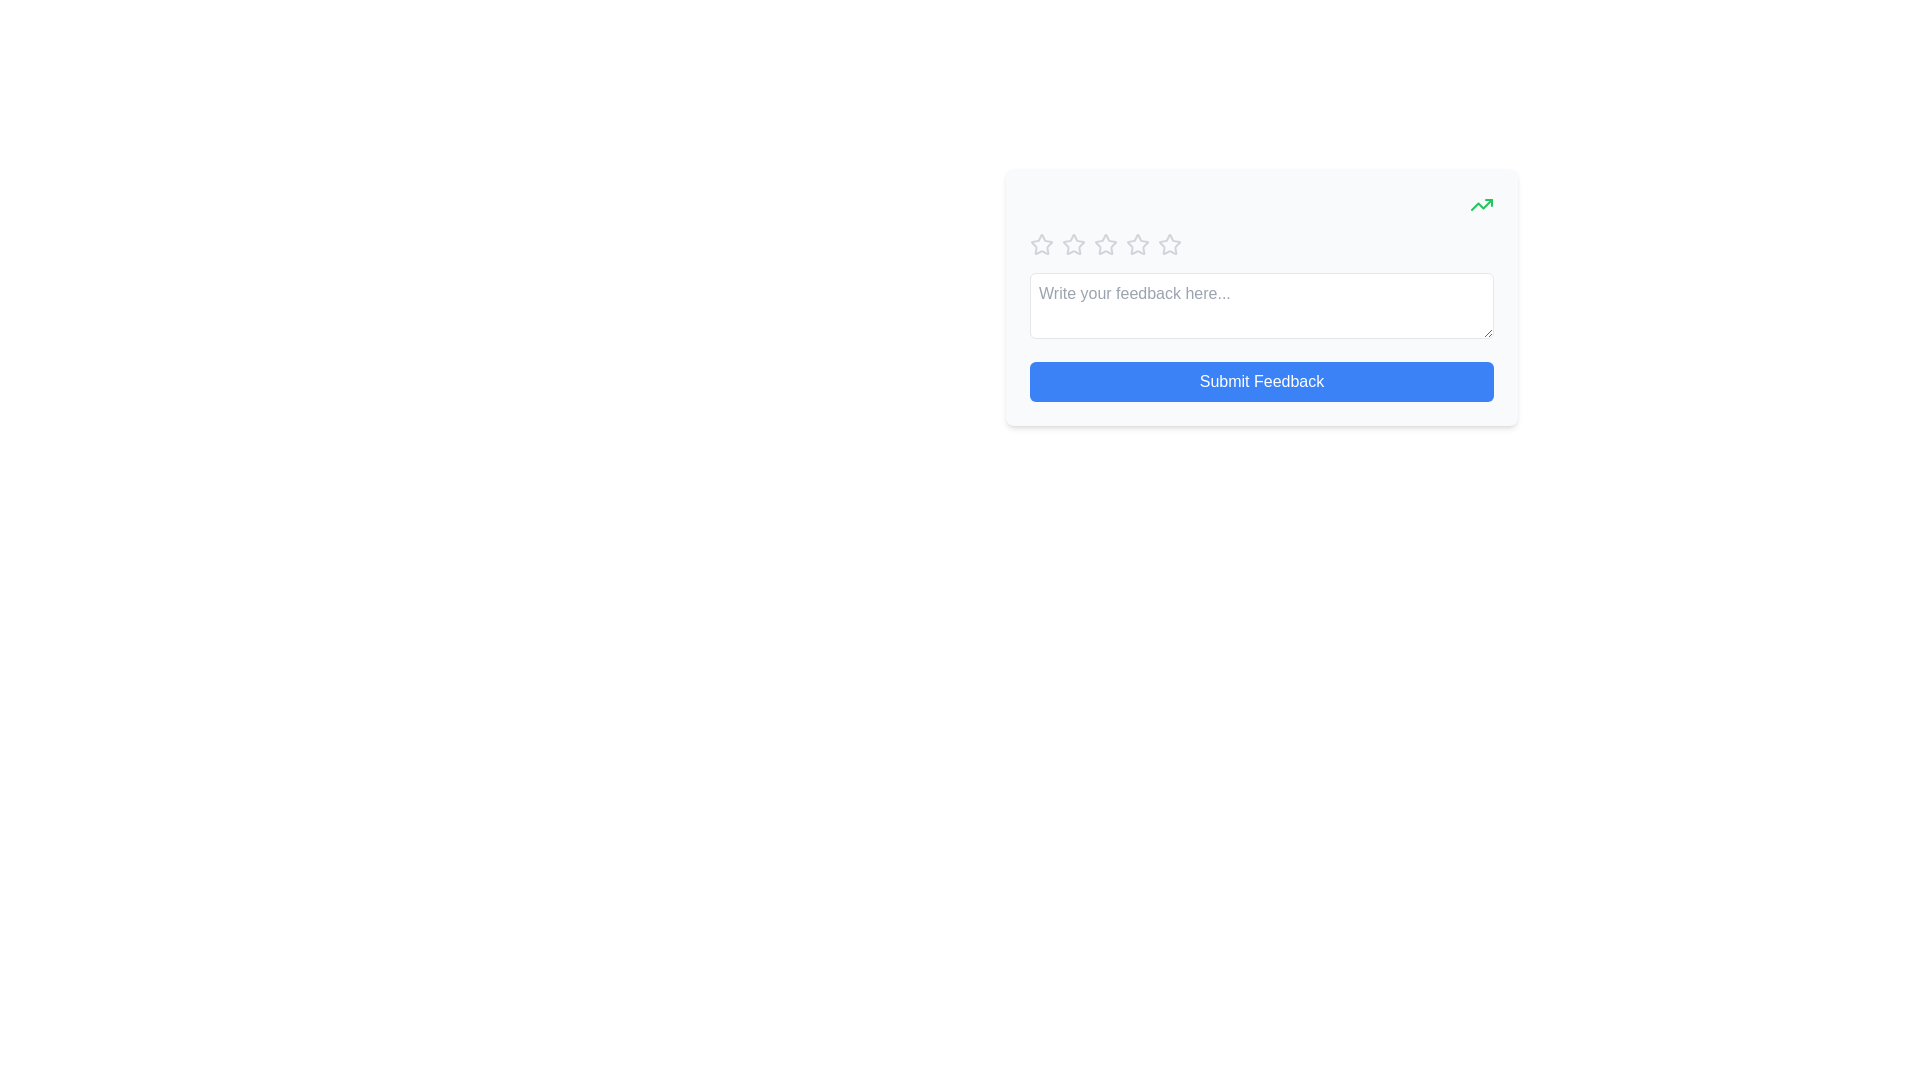 The image size is (1920, 1080). What do you see at coordinates (1169, 242) in the screenshot?
I see `the fifth star icon` at bounding box center [1169, 242].